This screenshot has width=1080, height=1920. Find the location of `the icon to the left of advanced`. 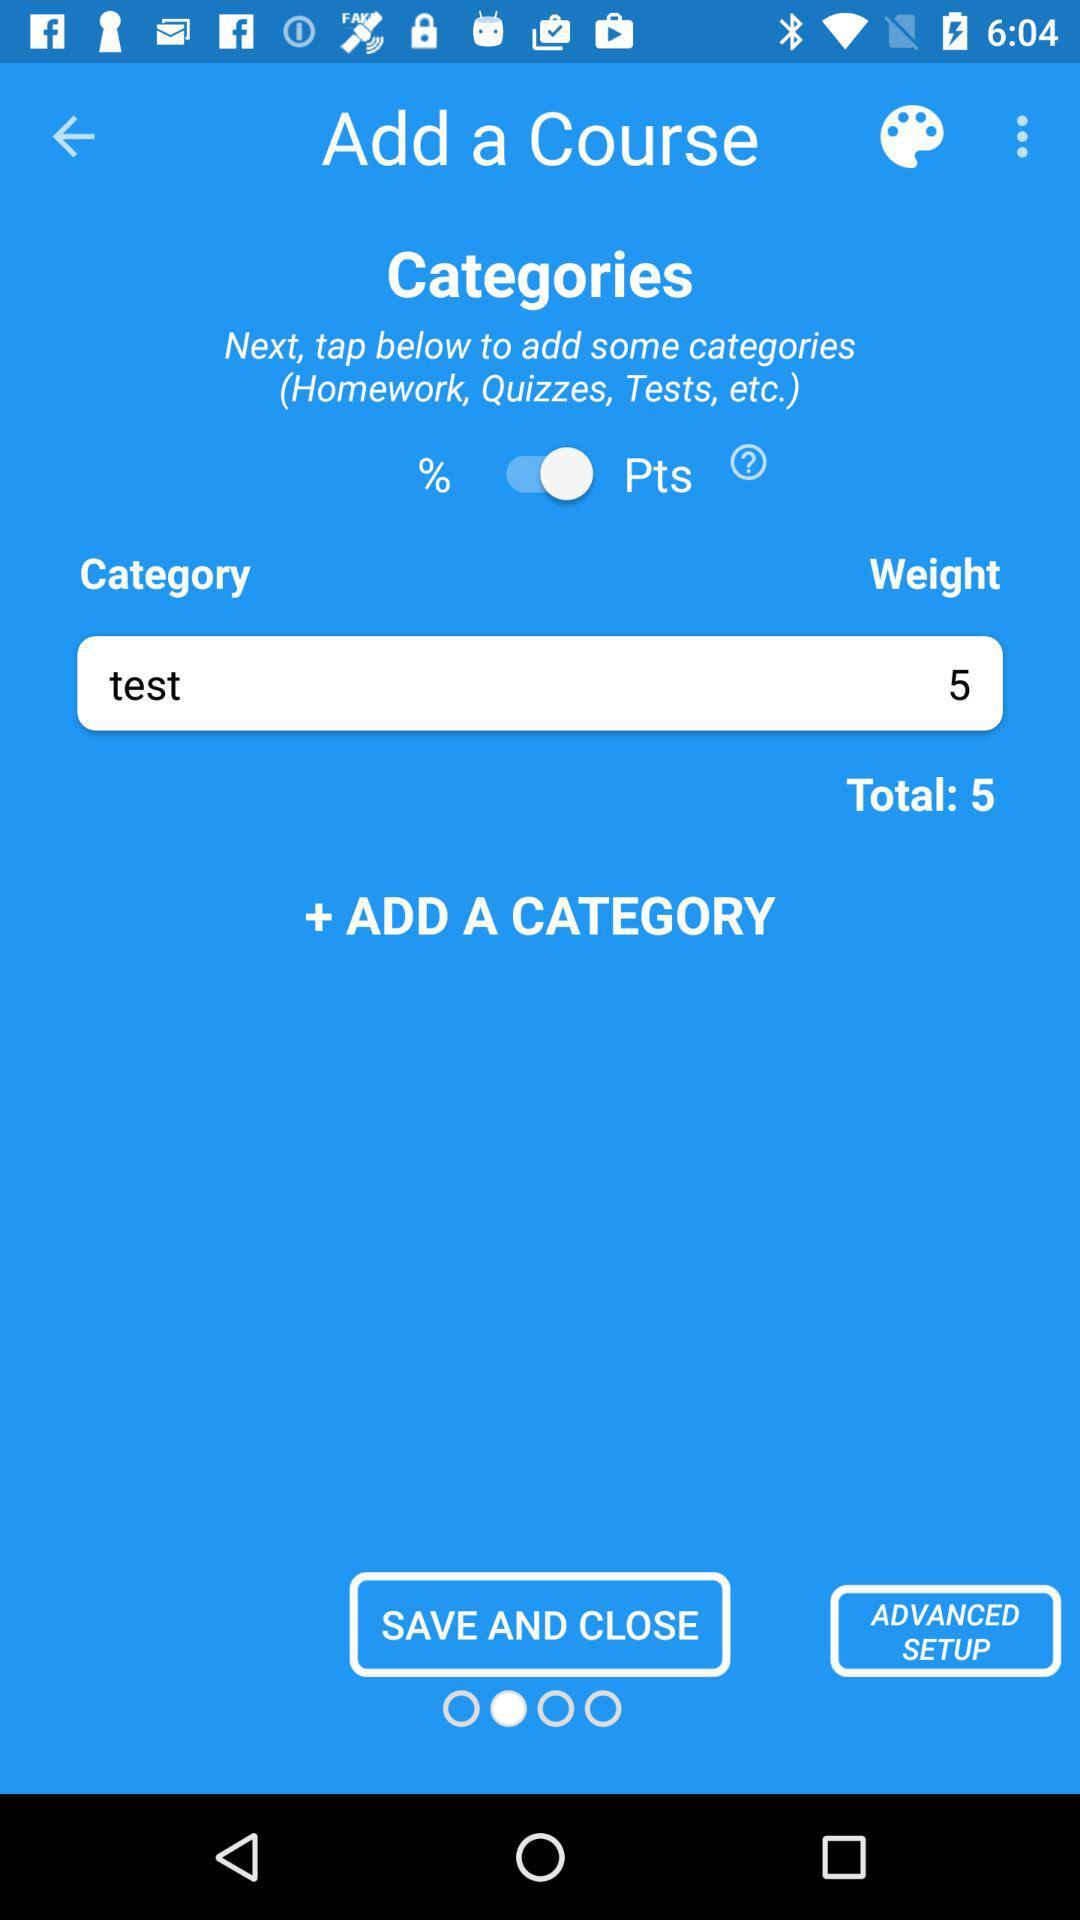

the icon to the left of advanced is located at coordinates (540, 1624).